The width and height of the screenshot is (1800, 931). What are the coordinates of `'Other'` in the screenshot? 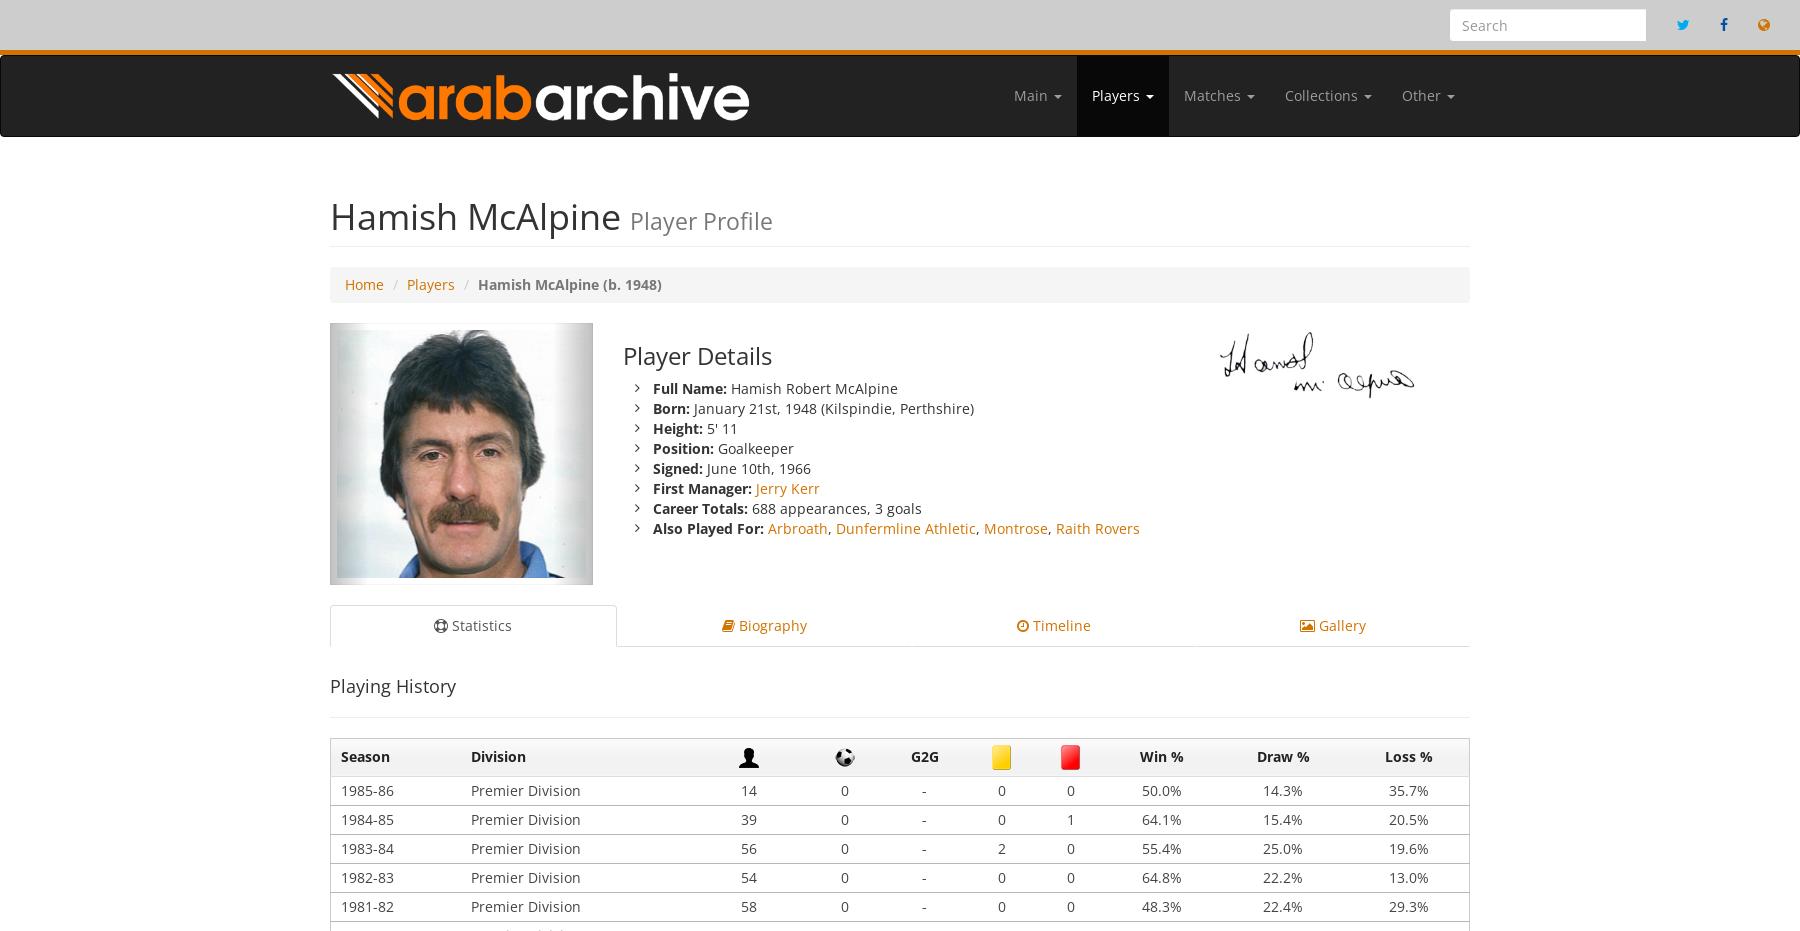 It's located at (1401, 95).